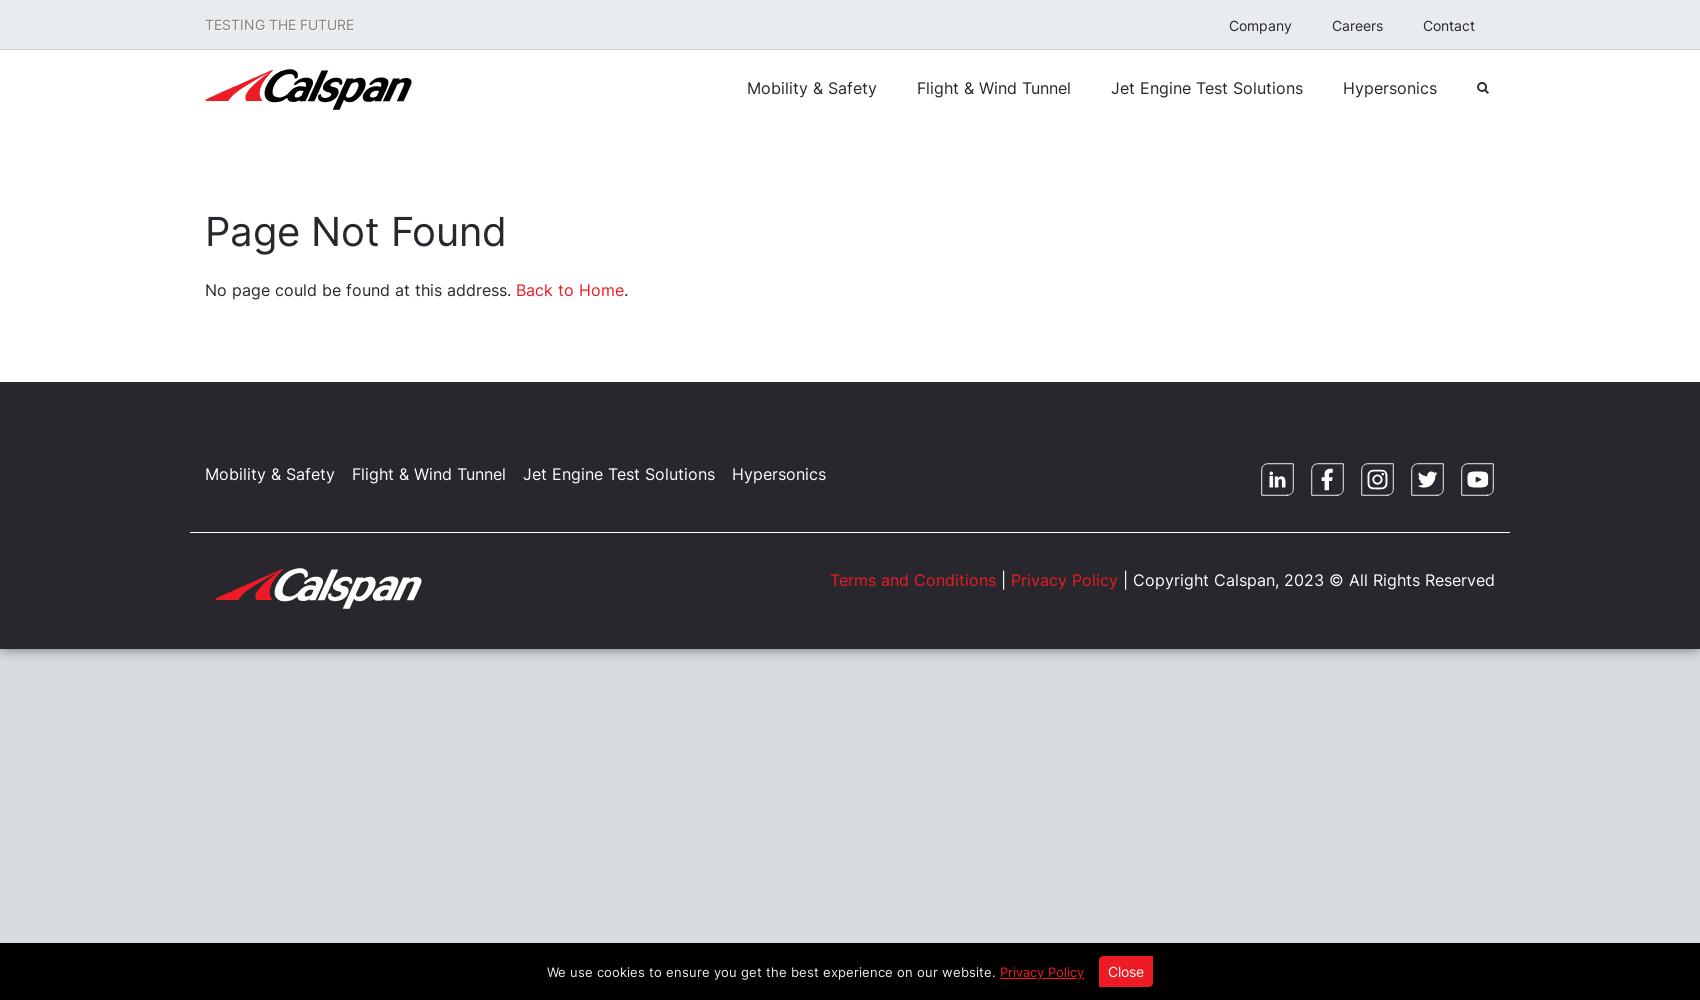  Describe the element at coordinates (1422, 25) in the screenshot. I see `'Contact'` at that location.